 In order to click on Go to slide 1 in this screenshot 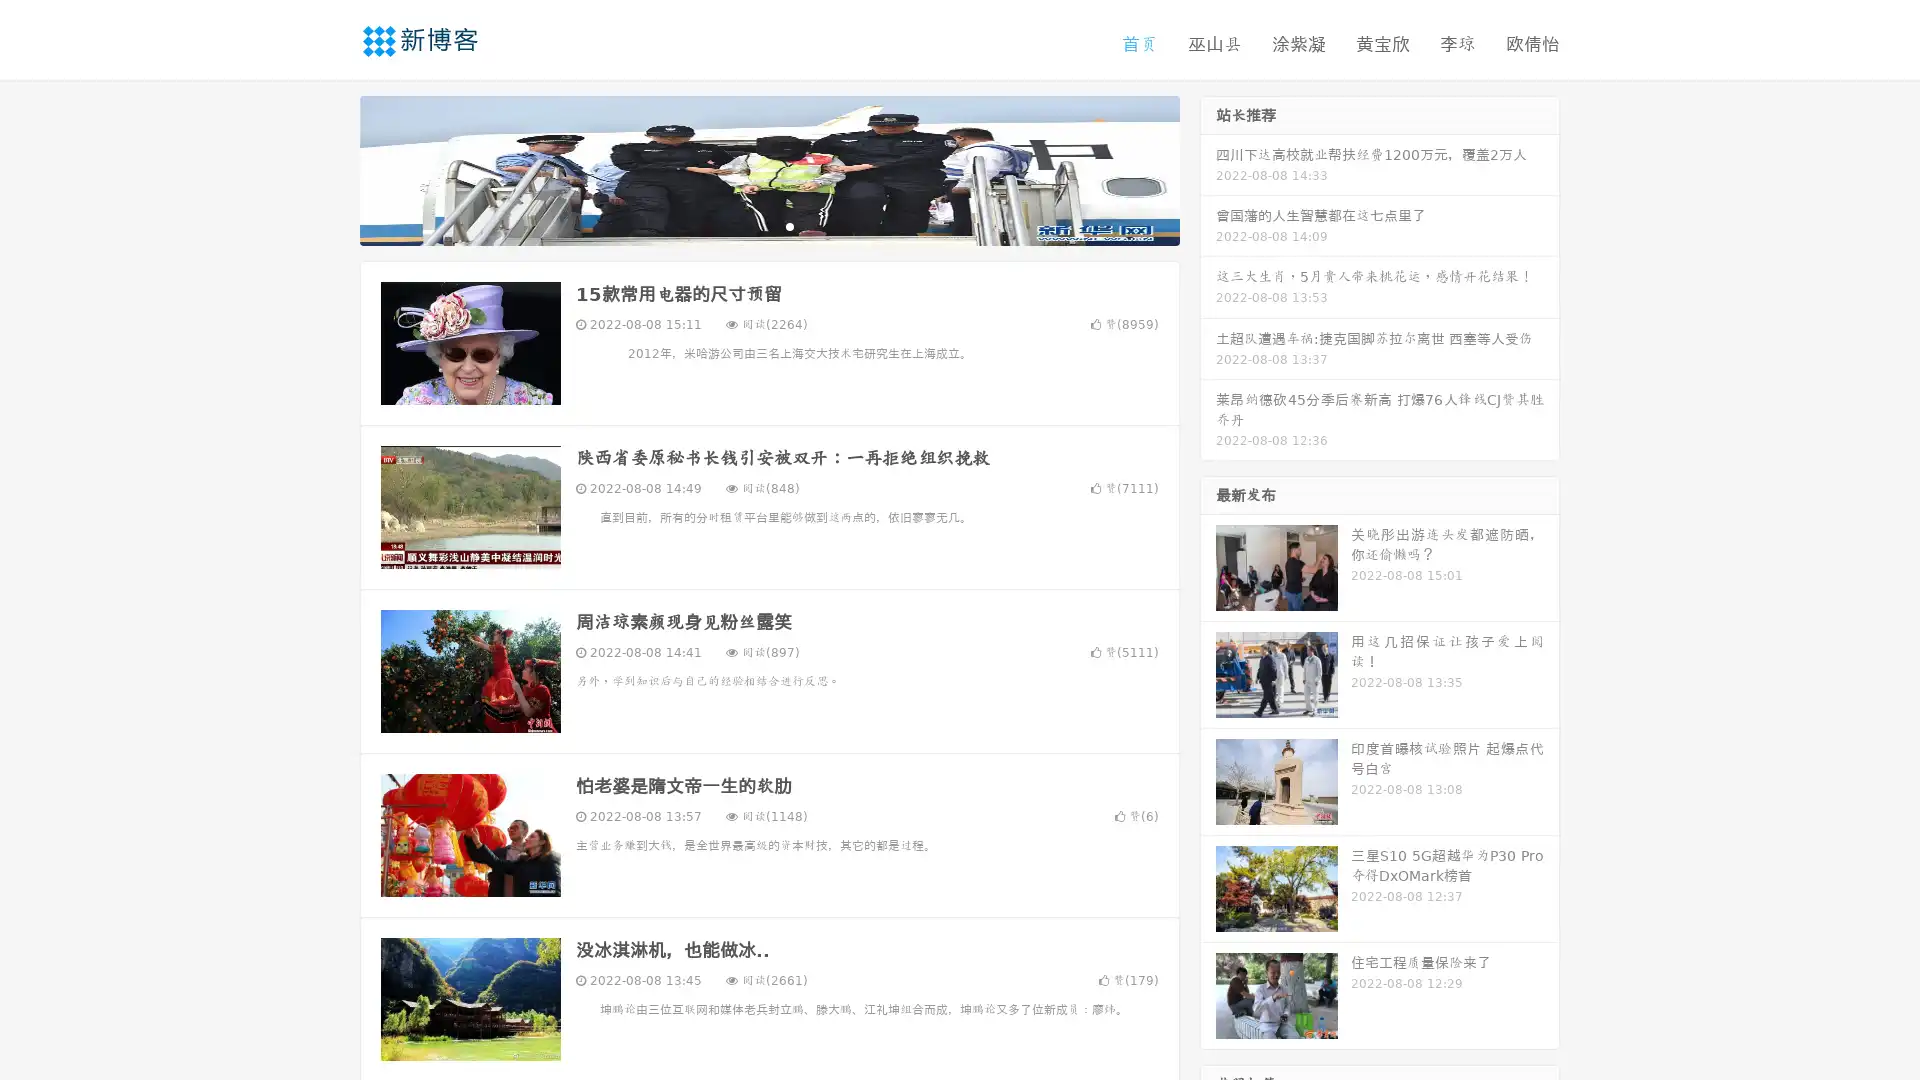, I will do `click(748, 225)`.